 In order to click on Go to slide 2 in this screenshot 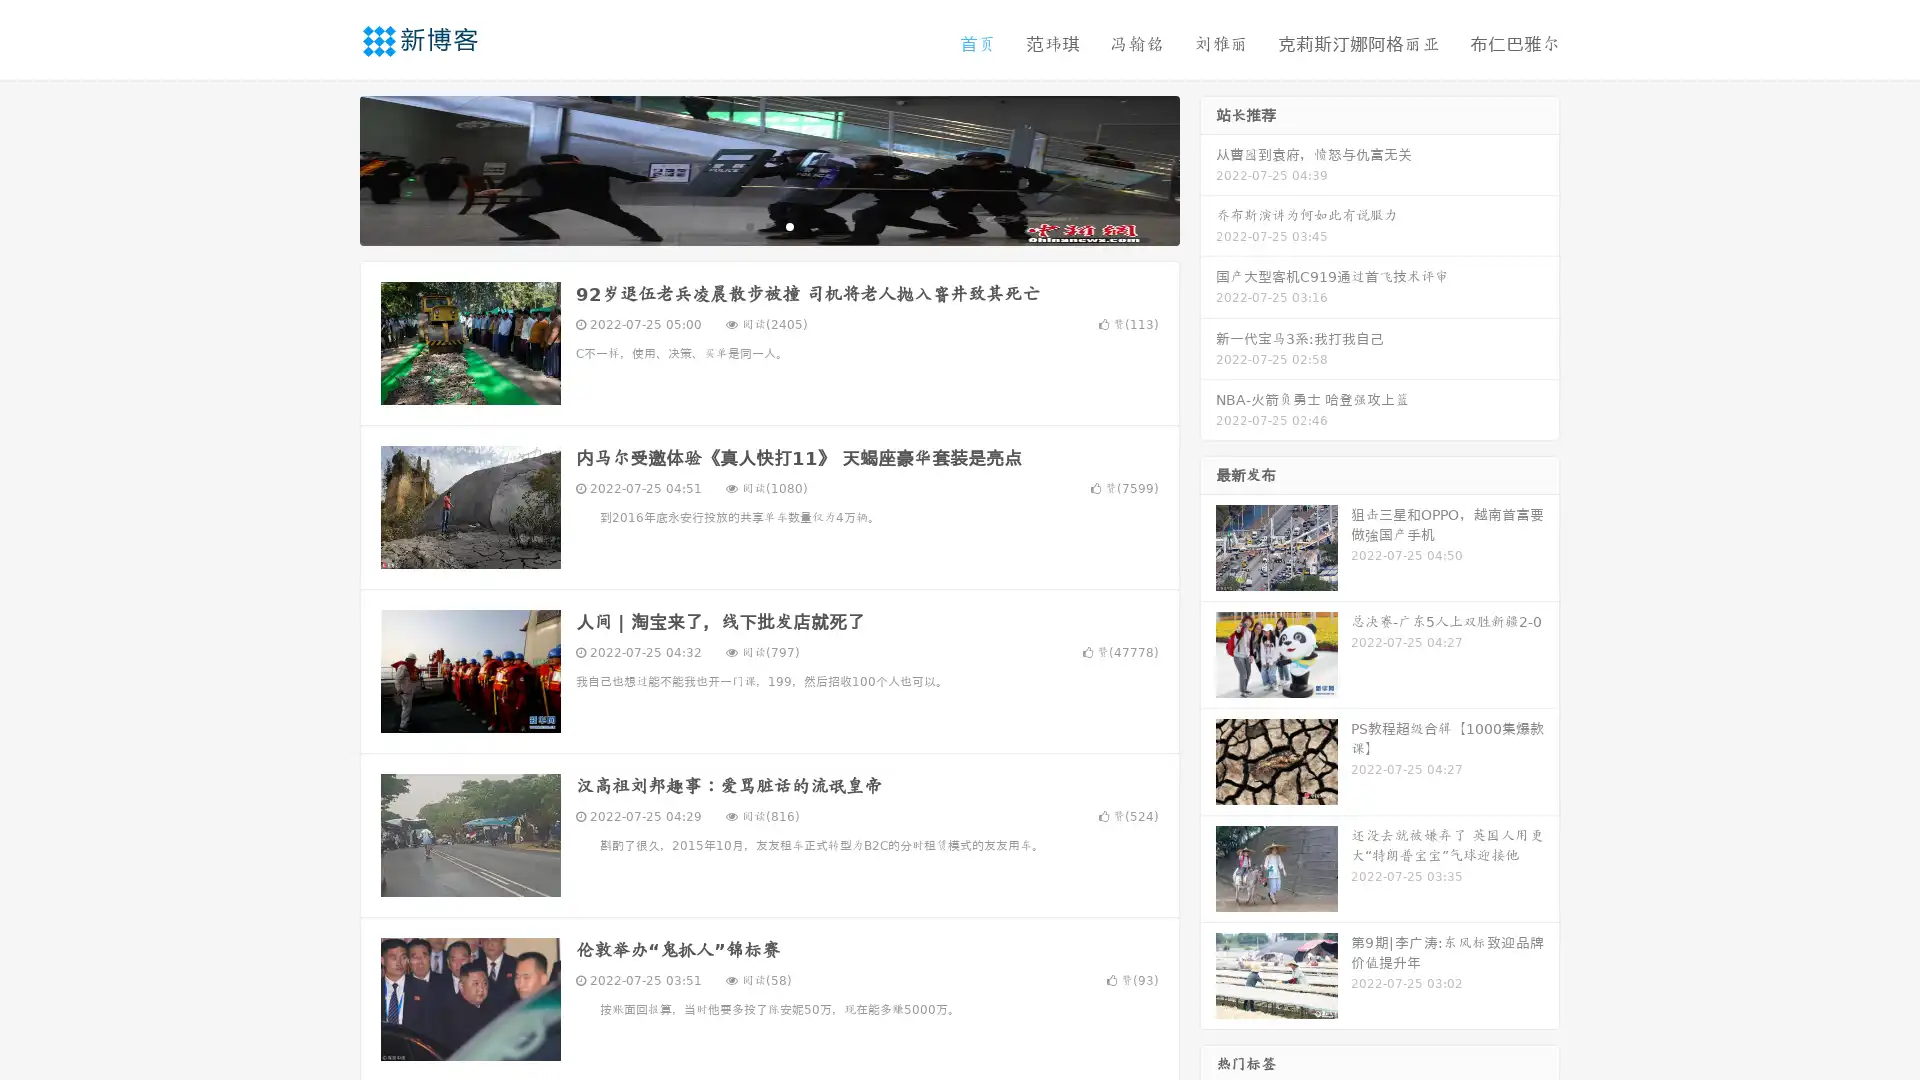, I will do `click(768, 225)`.